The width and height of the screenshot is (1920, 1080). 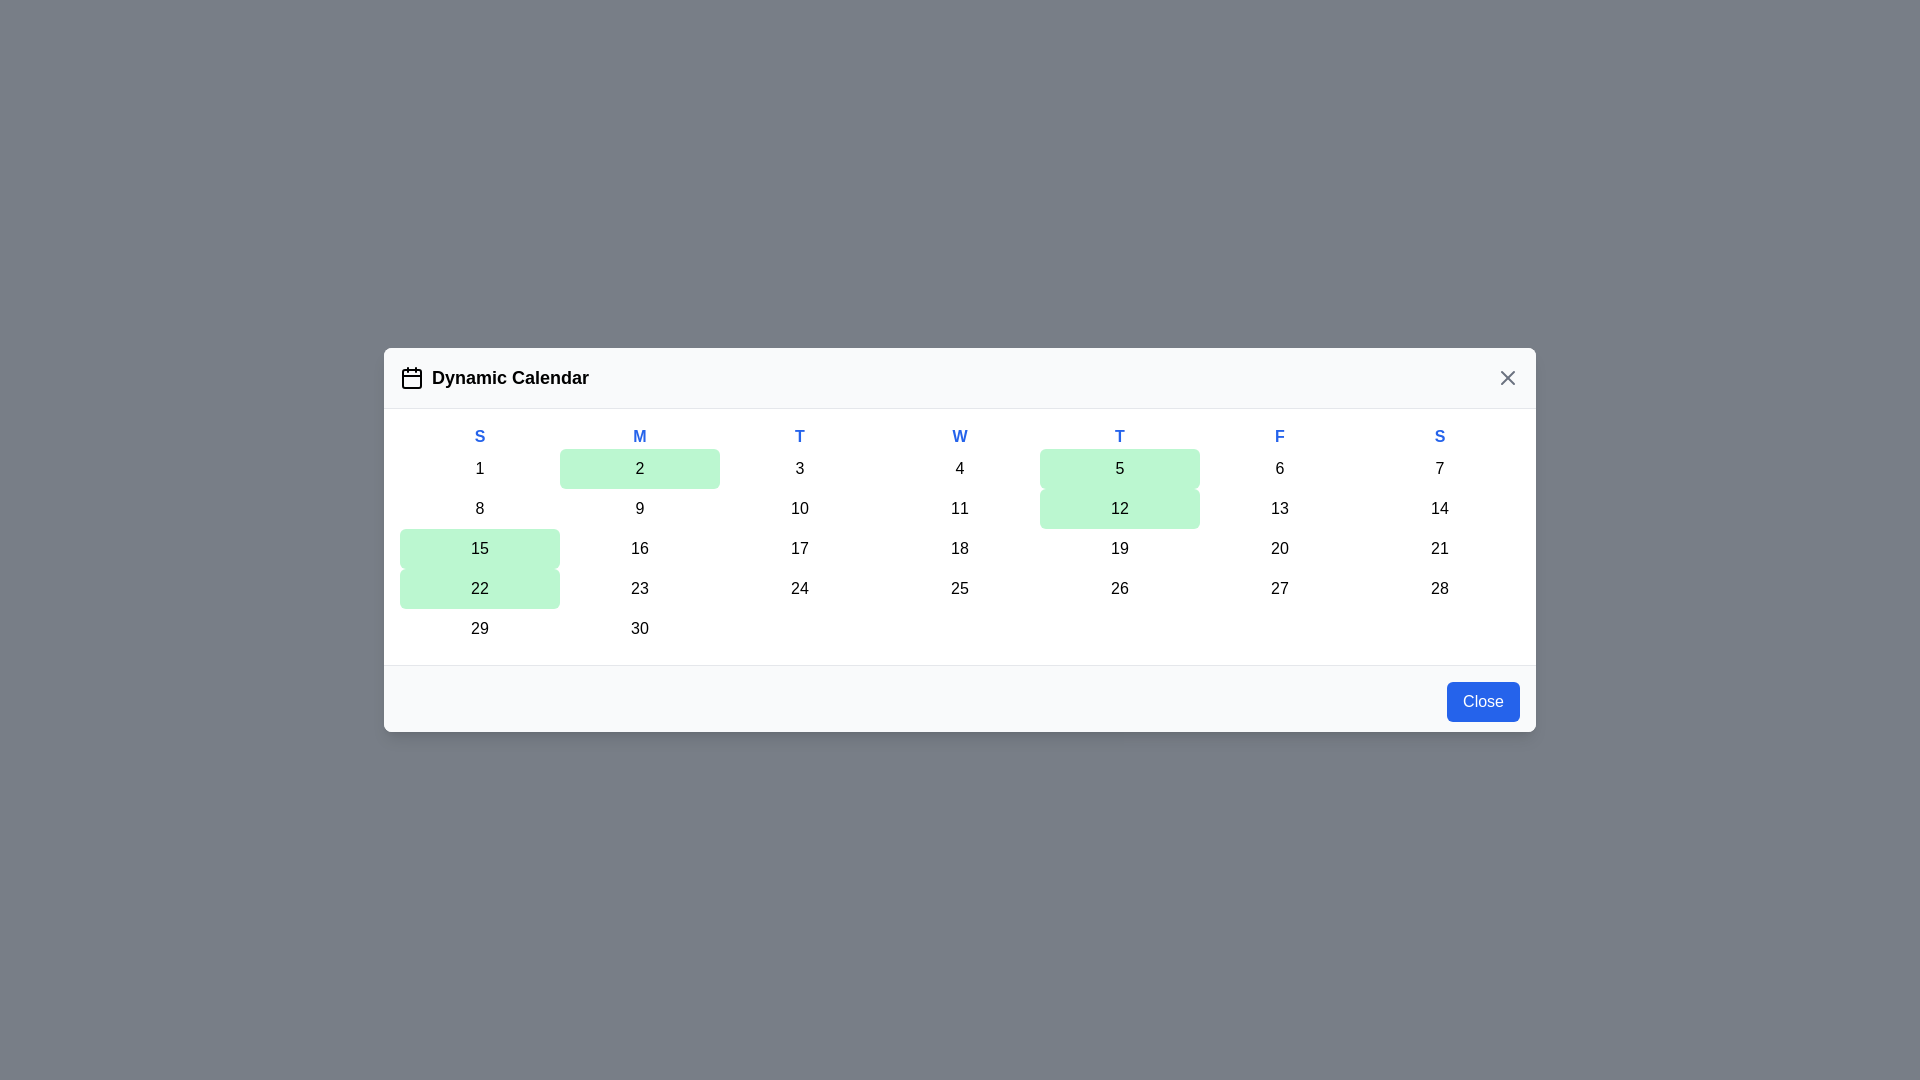 I want to click on the day cell corresponding to 6, so click(x=1280, y=469).